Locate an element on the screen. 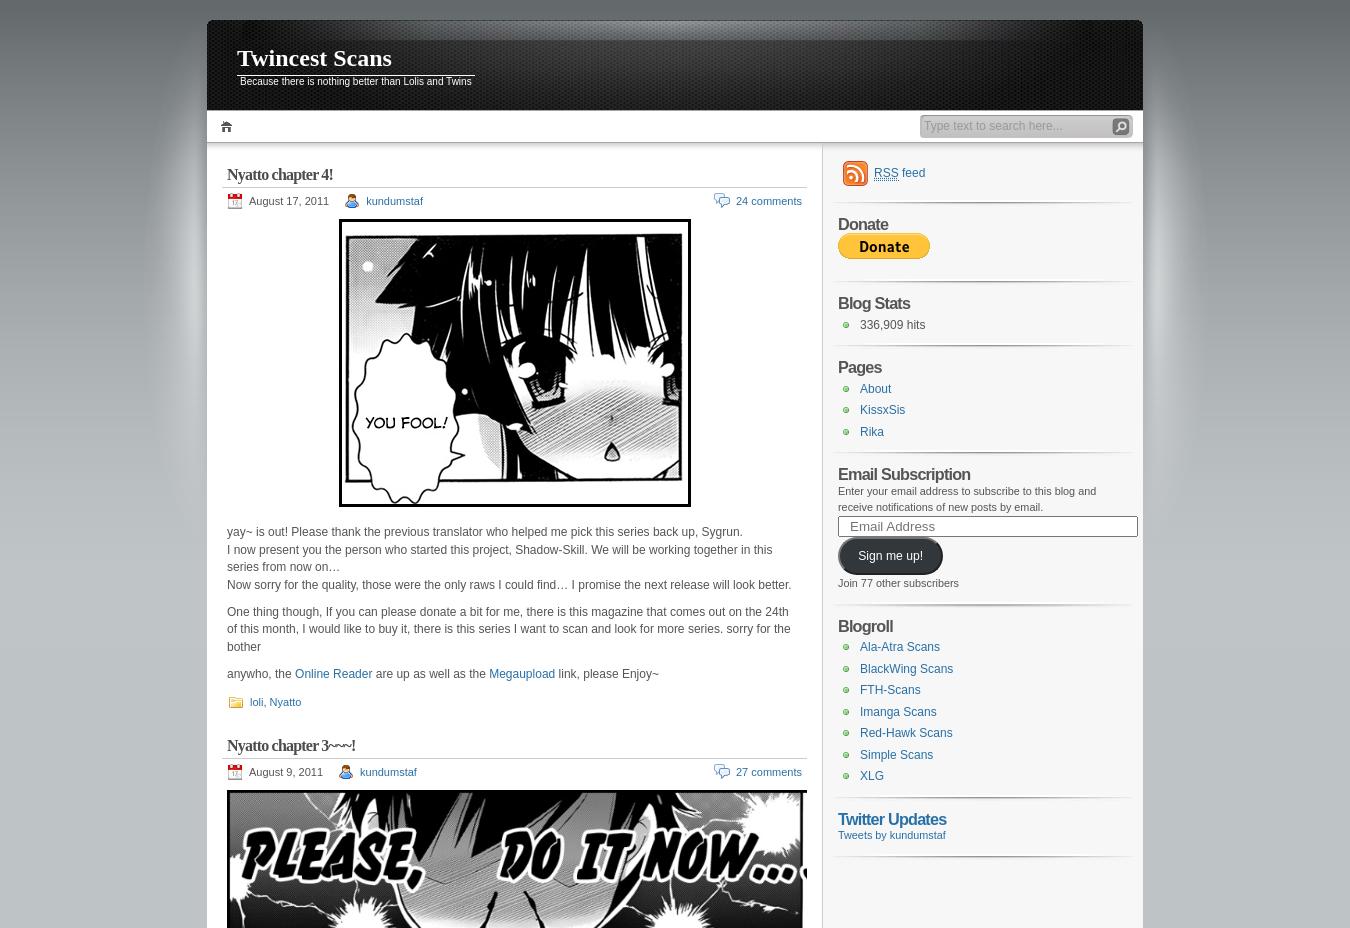 This screenshot has height=928, width=1350. 'Pages' is located at coordinates (859, 367).